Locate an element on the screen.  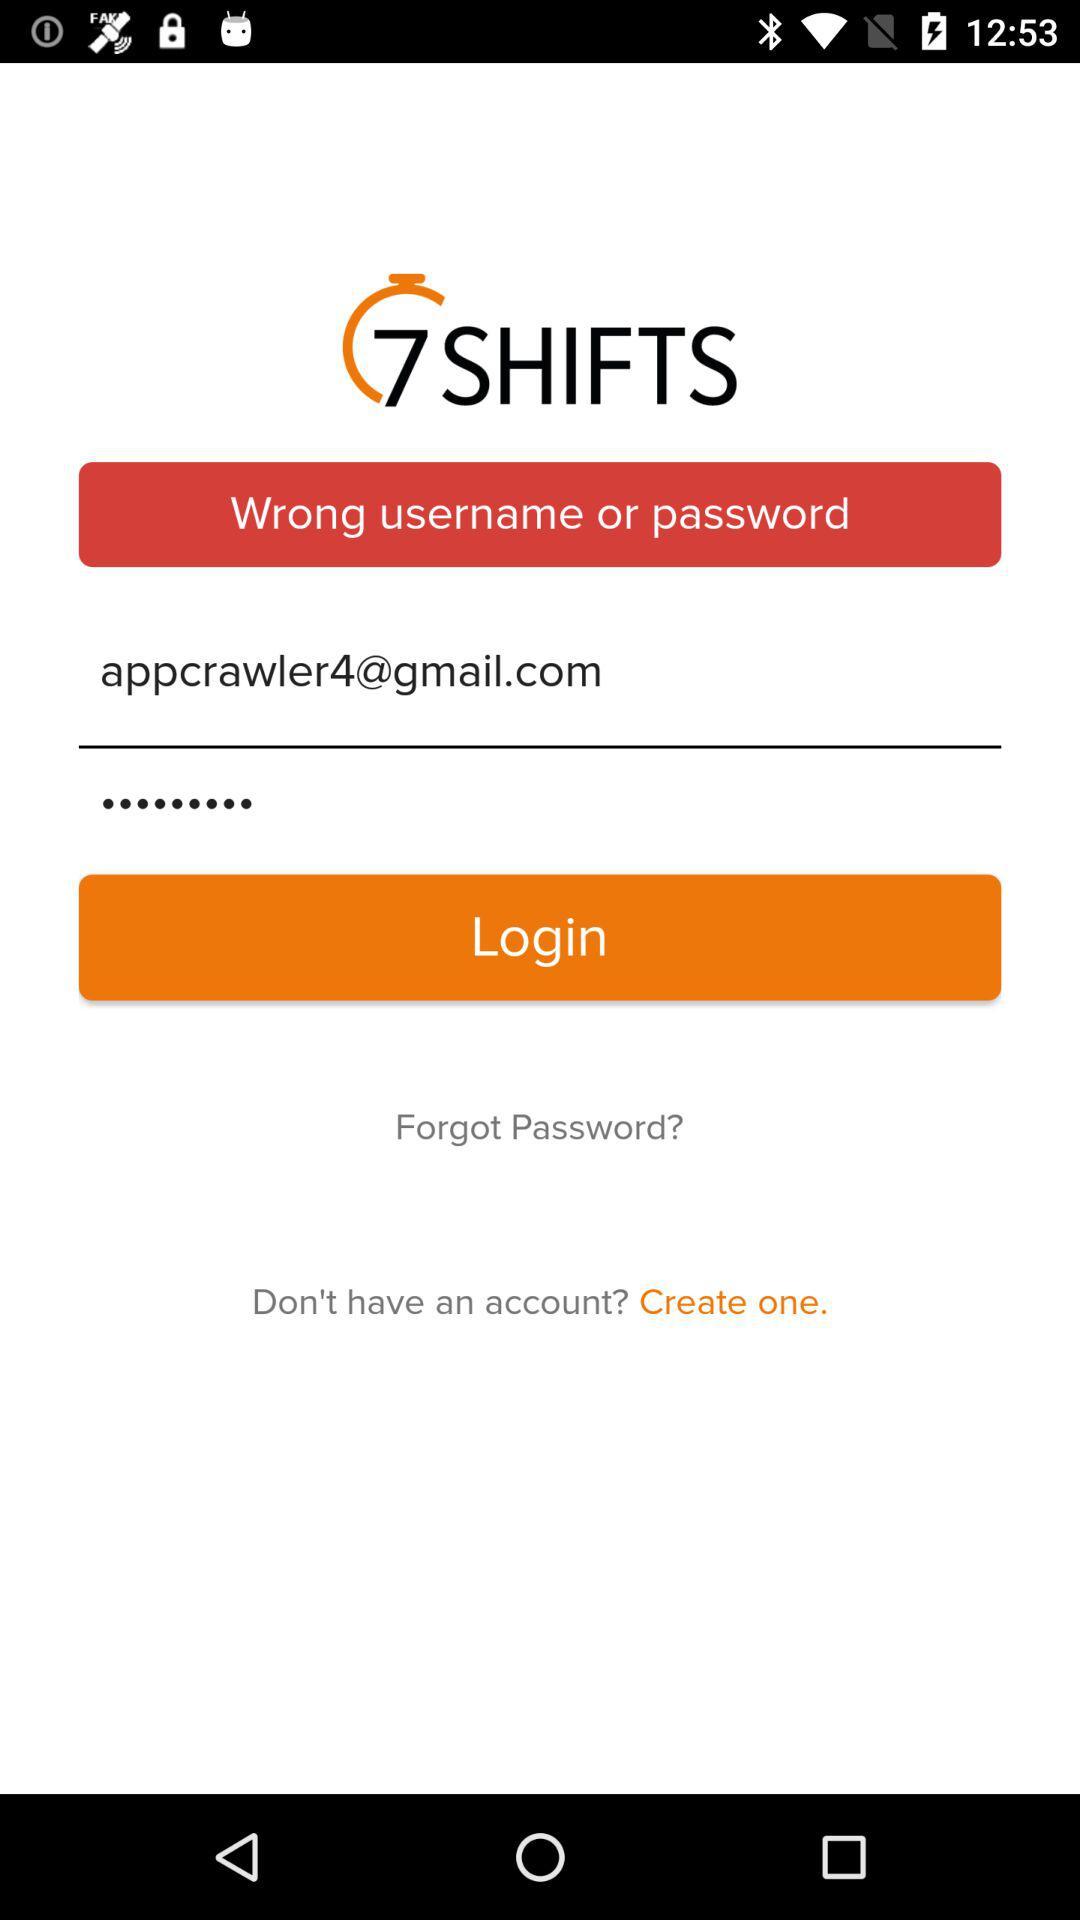
the login is located at coordinates (540, 936).